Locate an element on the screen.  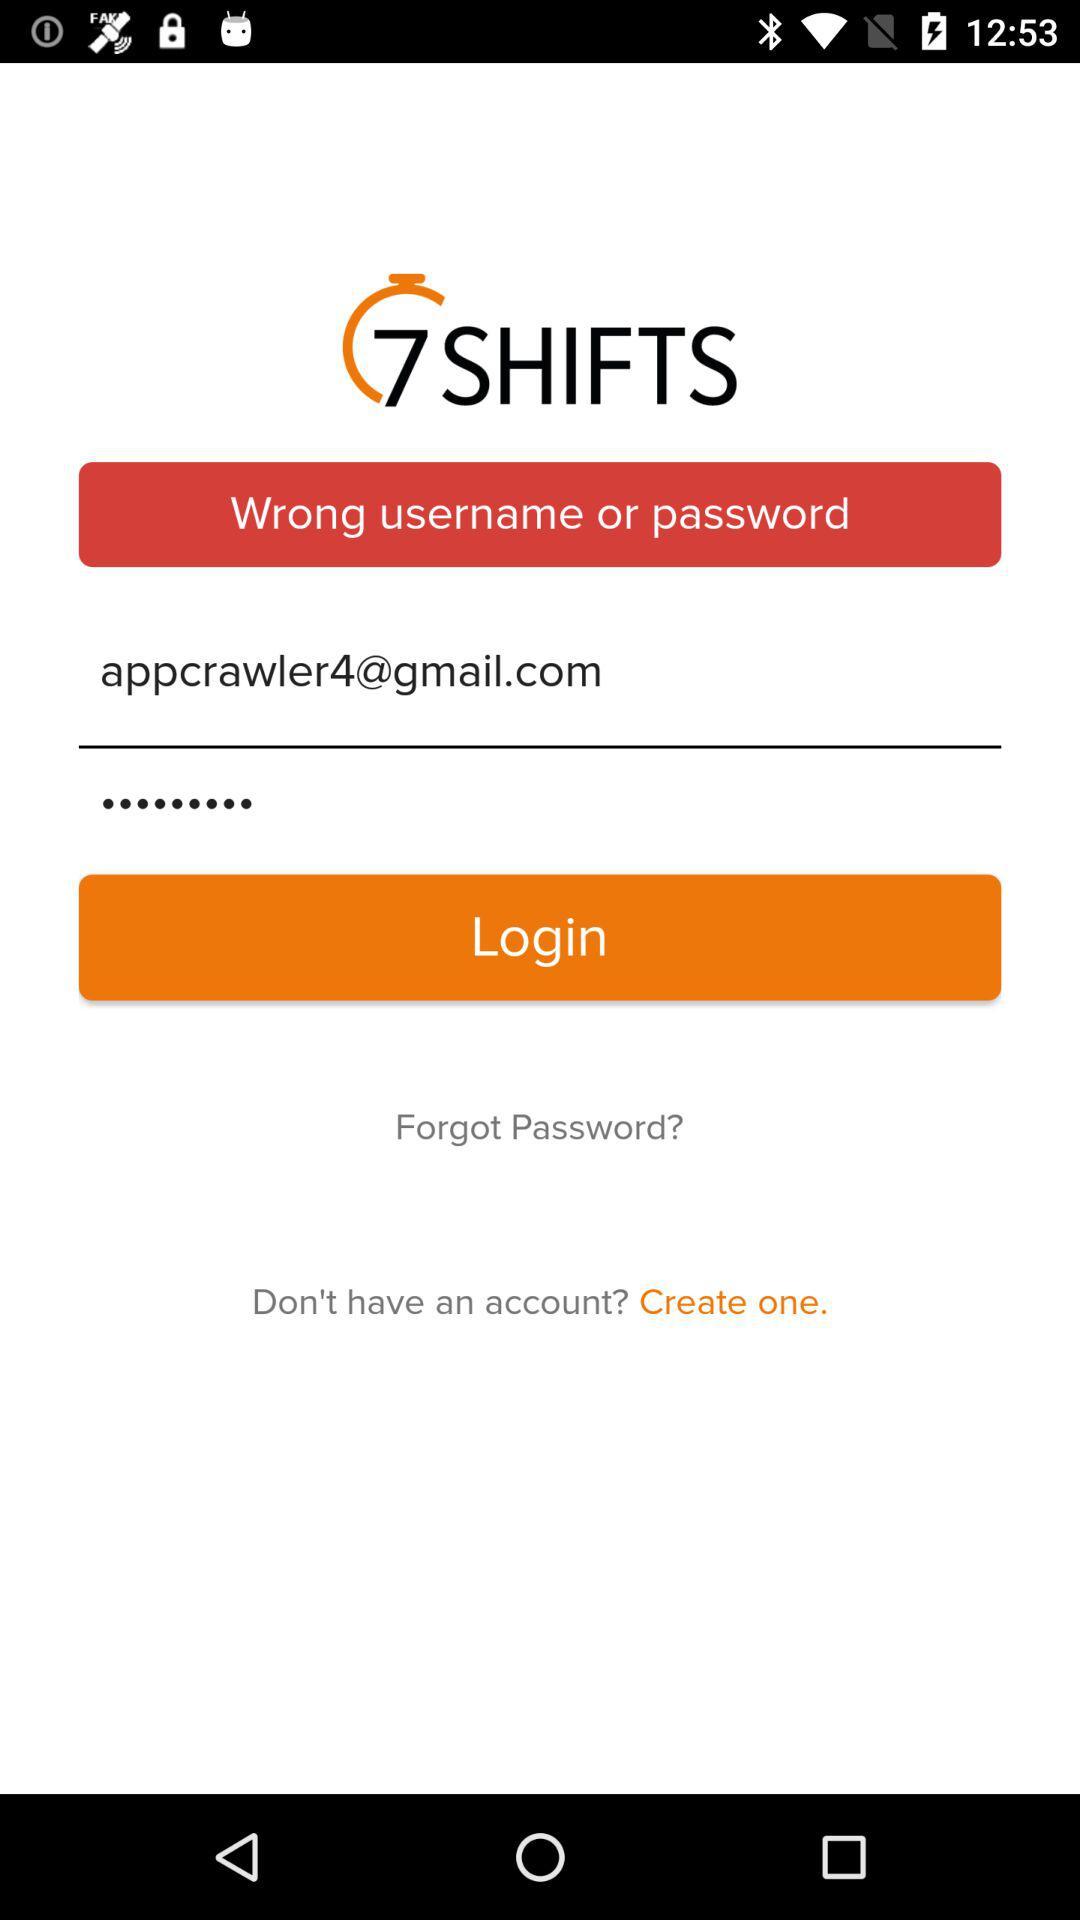
the login is located at coordinates (540, 936).